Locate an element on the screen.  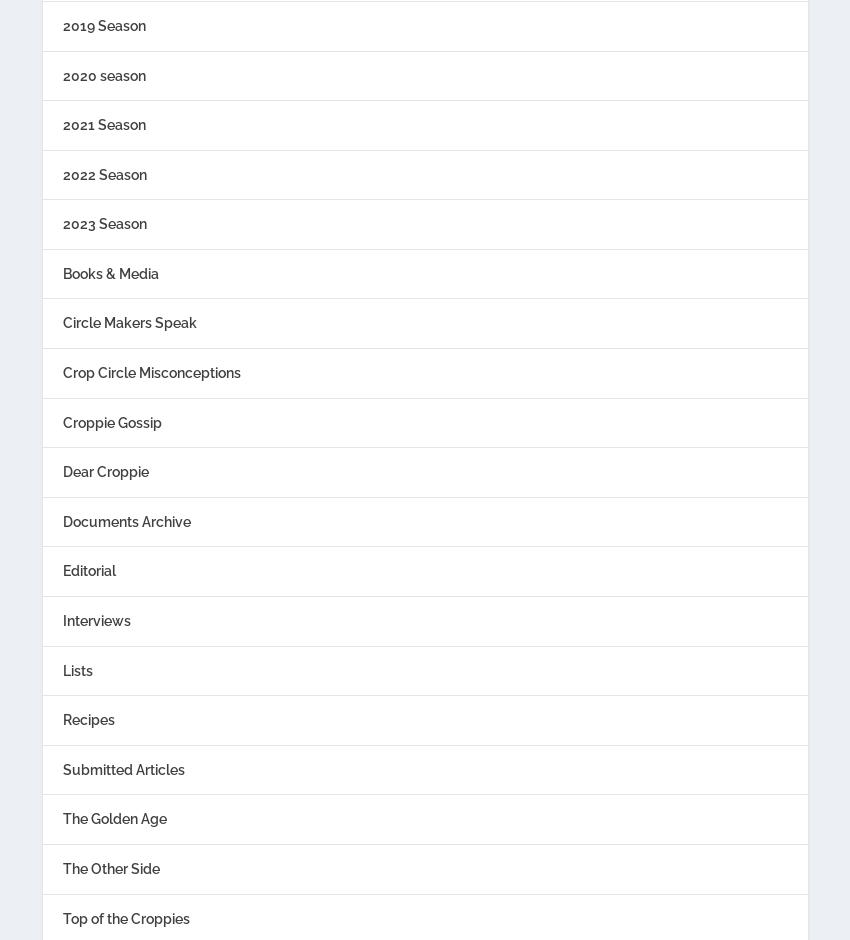
'Circle Makers Speak' is located at coordinates (129, 322).